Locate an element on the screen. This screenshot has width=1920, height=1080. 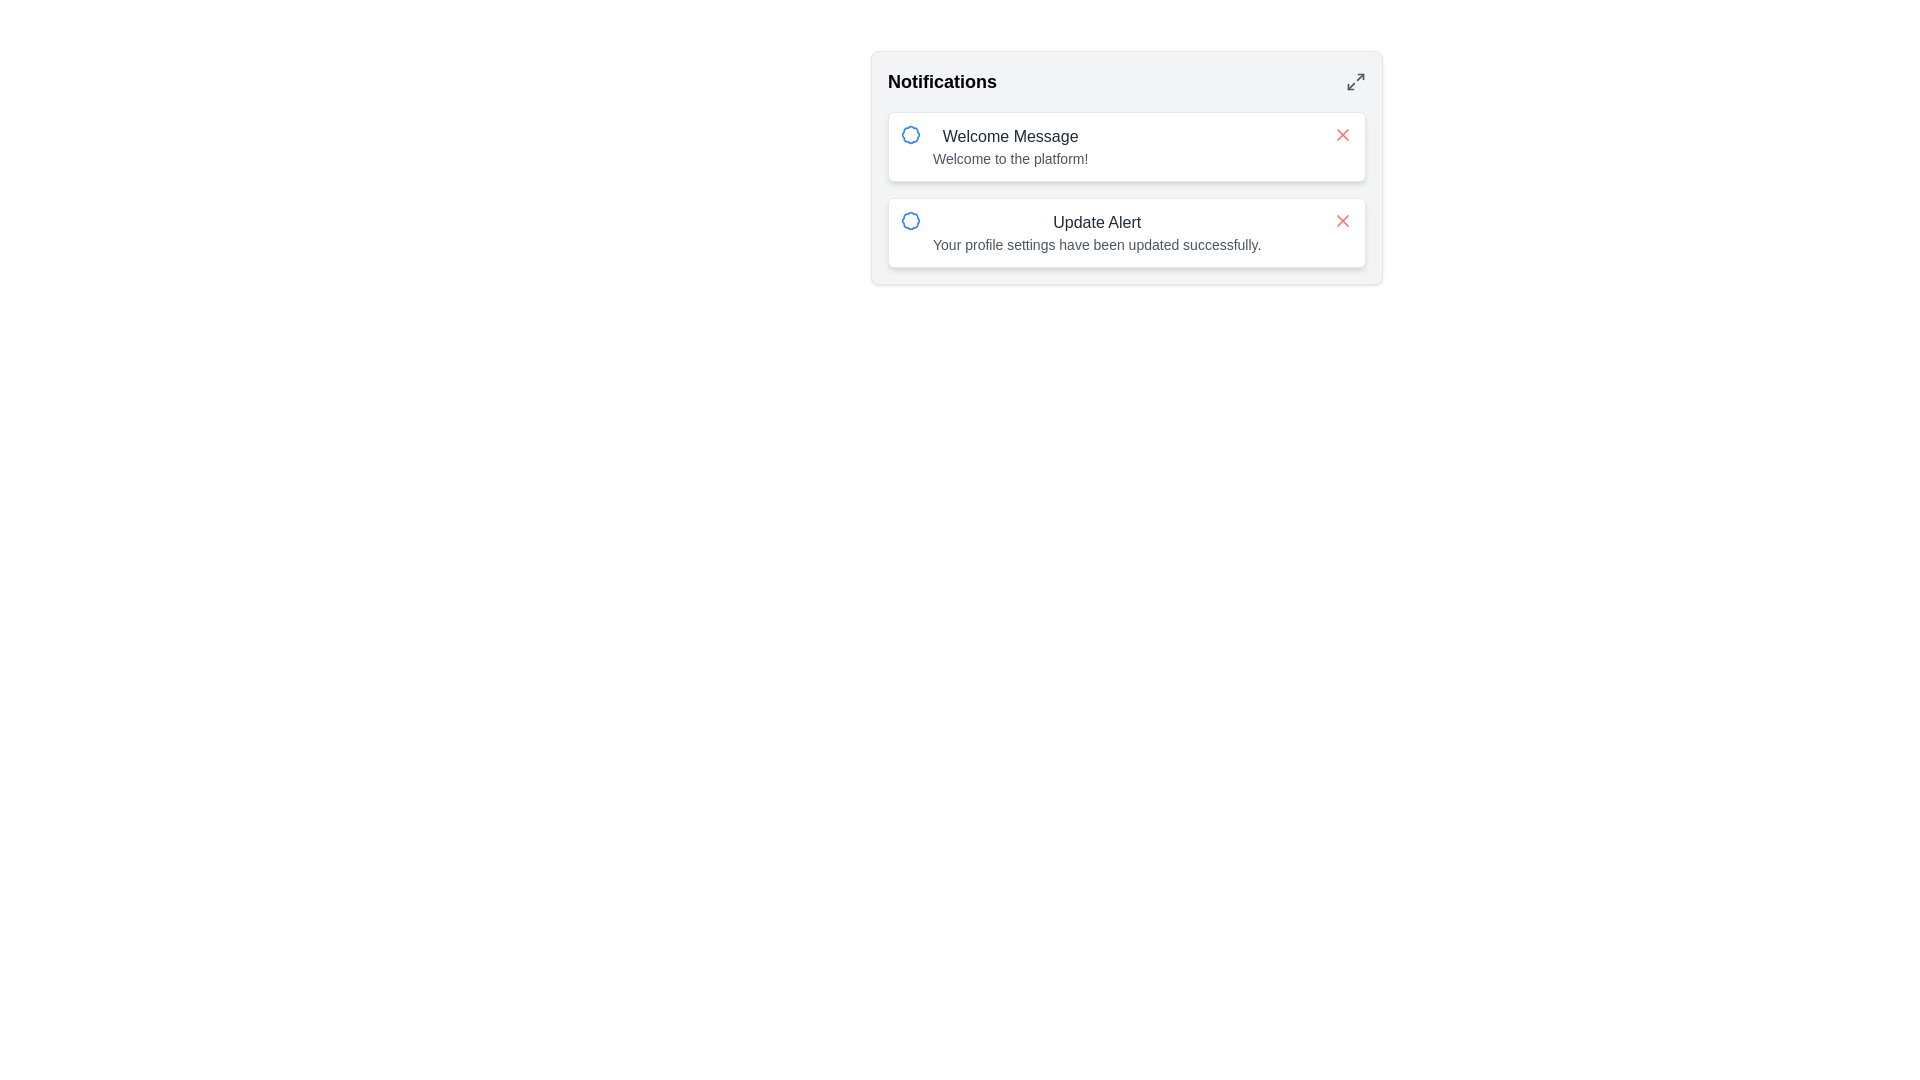
the small red 'X' Close Icon located on the right-hand side of the 'Welcome Message' notification box is located at coordinates (1343, 135).